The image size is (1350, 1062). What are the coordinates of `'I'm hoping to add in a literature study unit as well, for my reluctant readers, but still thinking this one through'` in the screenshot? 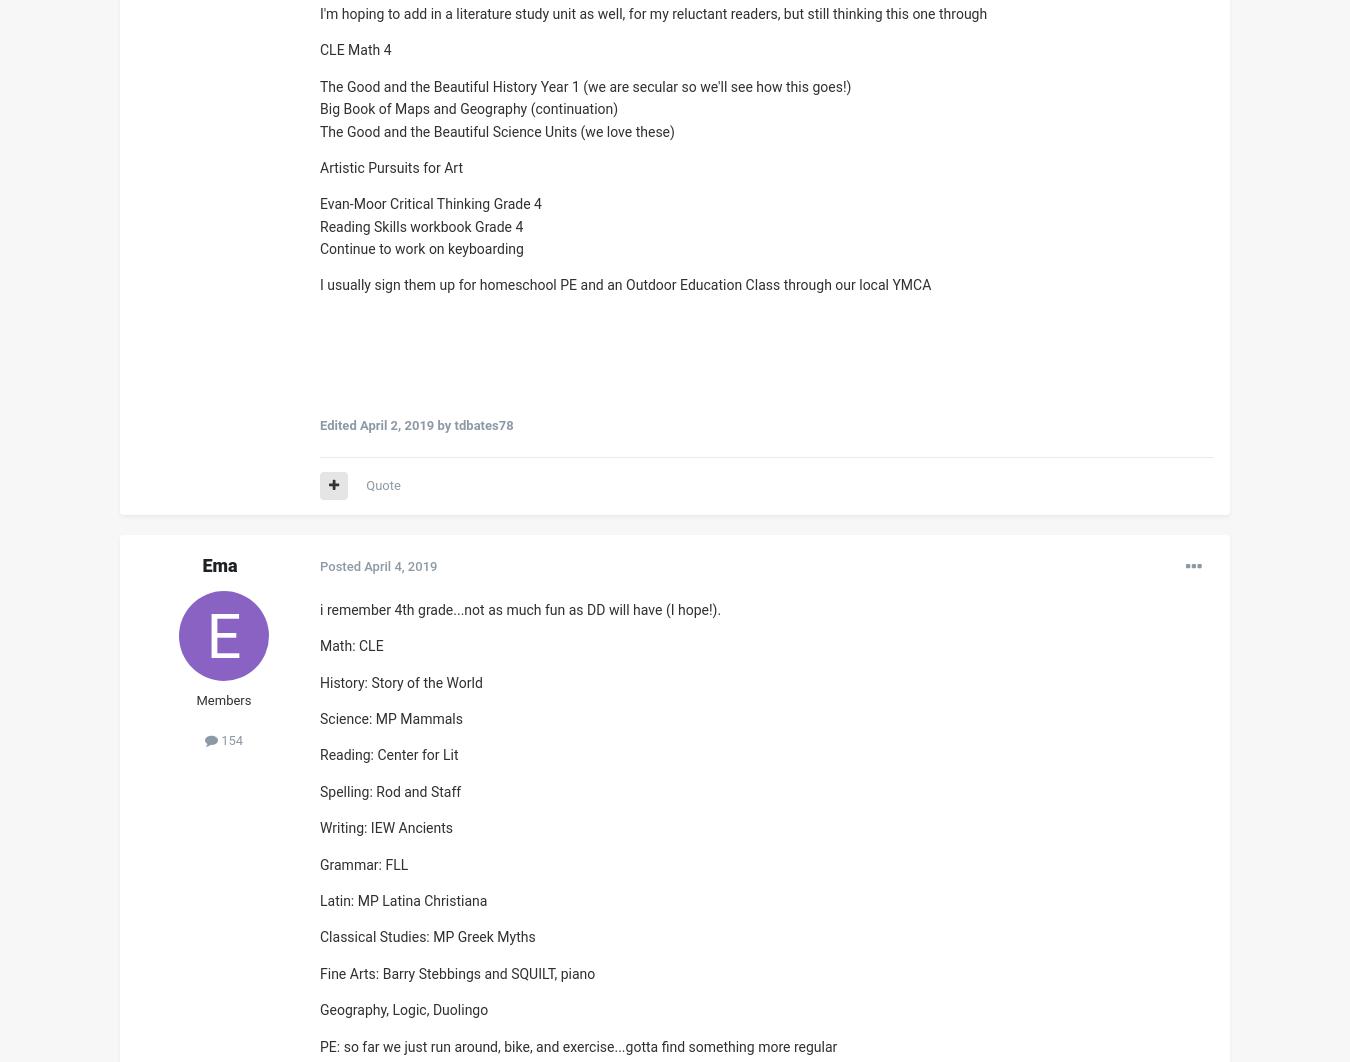 It's located at (653, 12).